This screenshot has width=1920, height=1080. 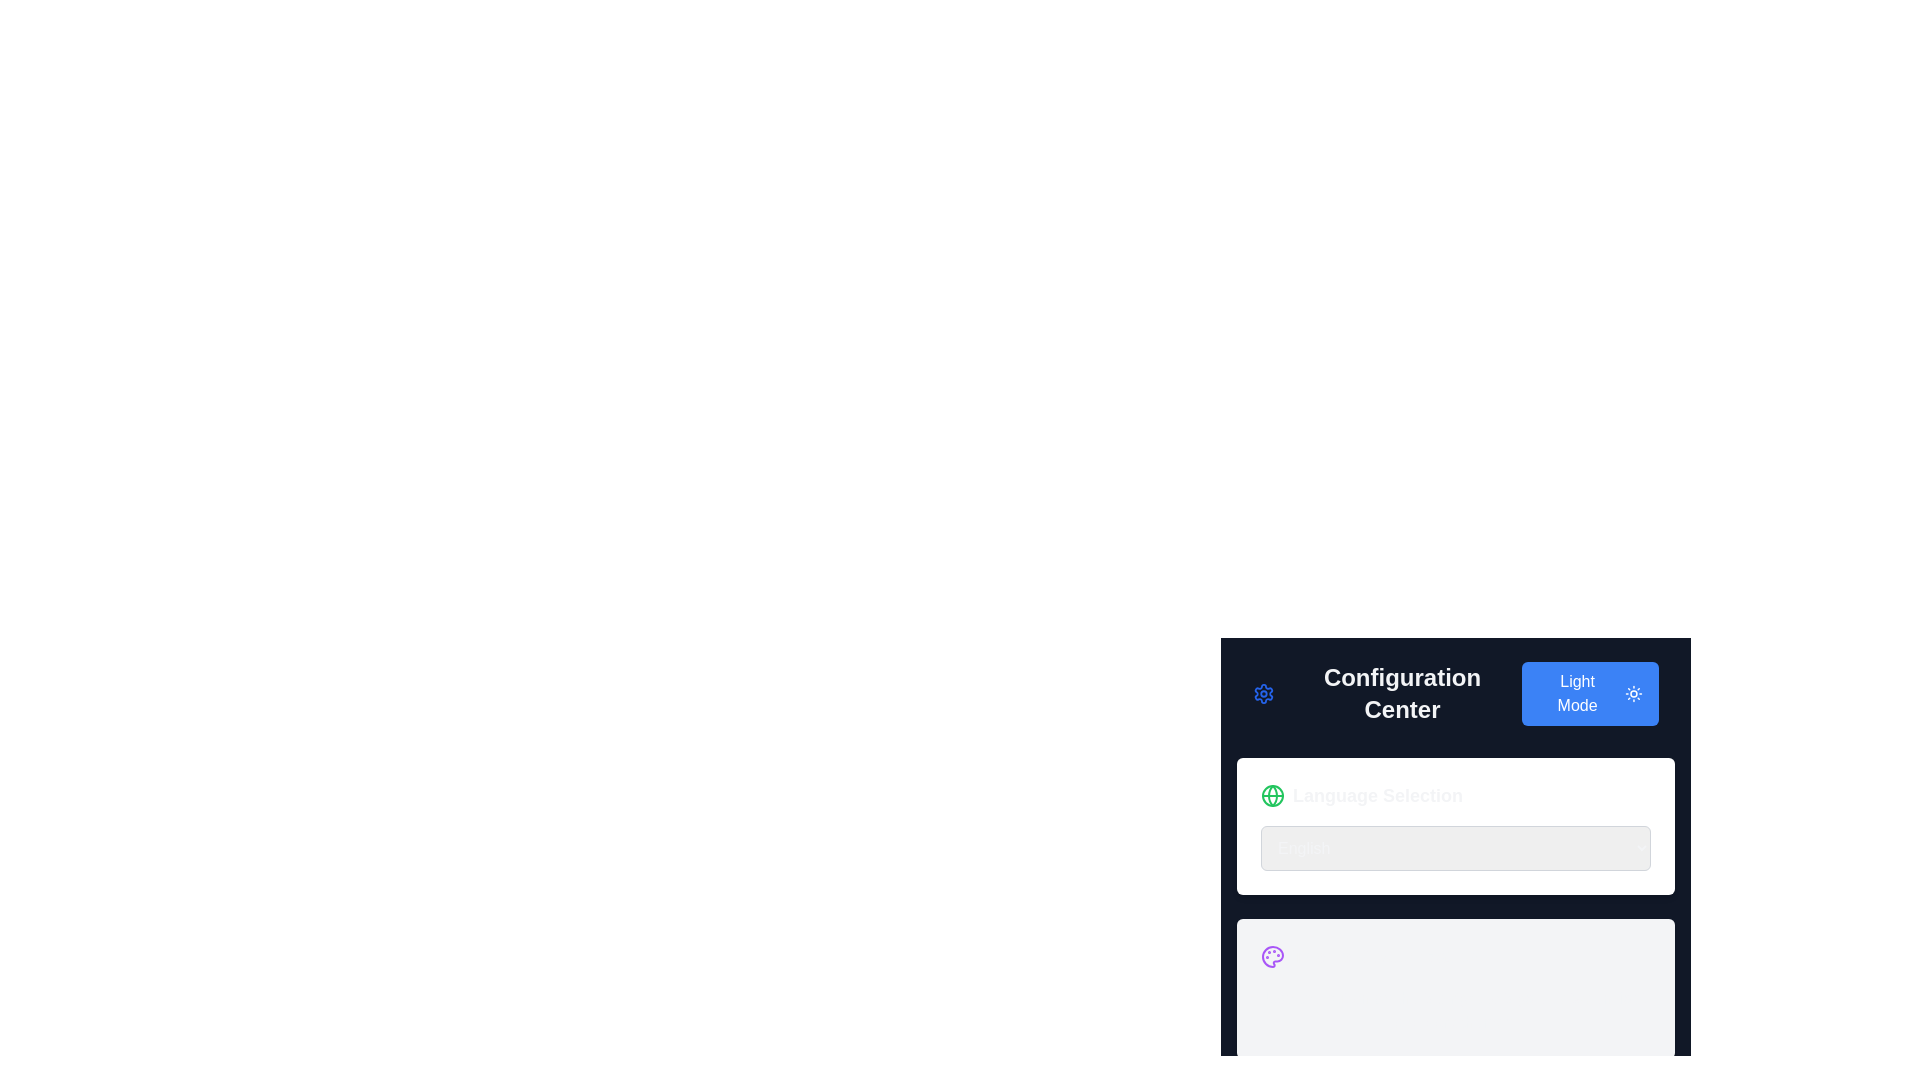 What do you see at coordinates (1401, 693) in the screenshot?
I see `the Text Label that serves as the title for the 'Configuration Center' section, located near the top of the interface with an icon to its left and a 'Light Mode' button to its right` at bounding box center [1401, 693].